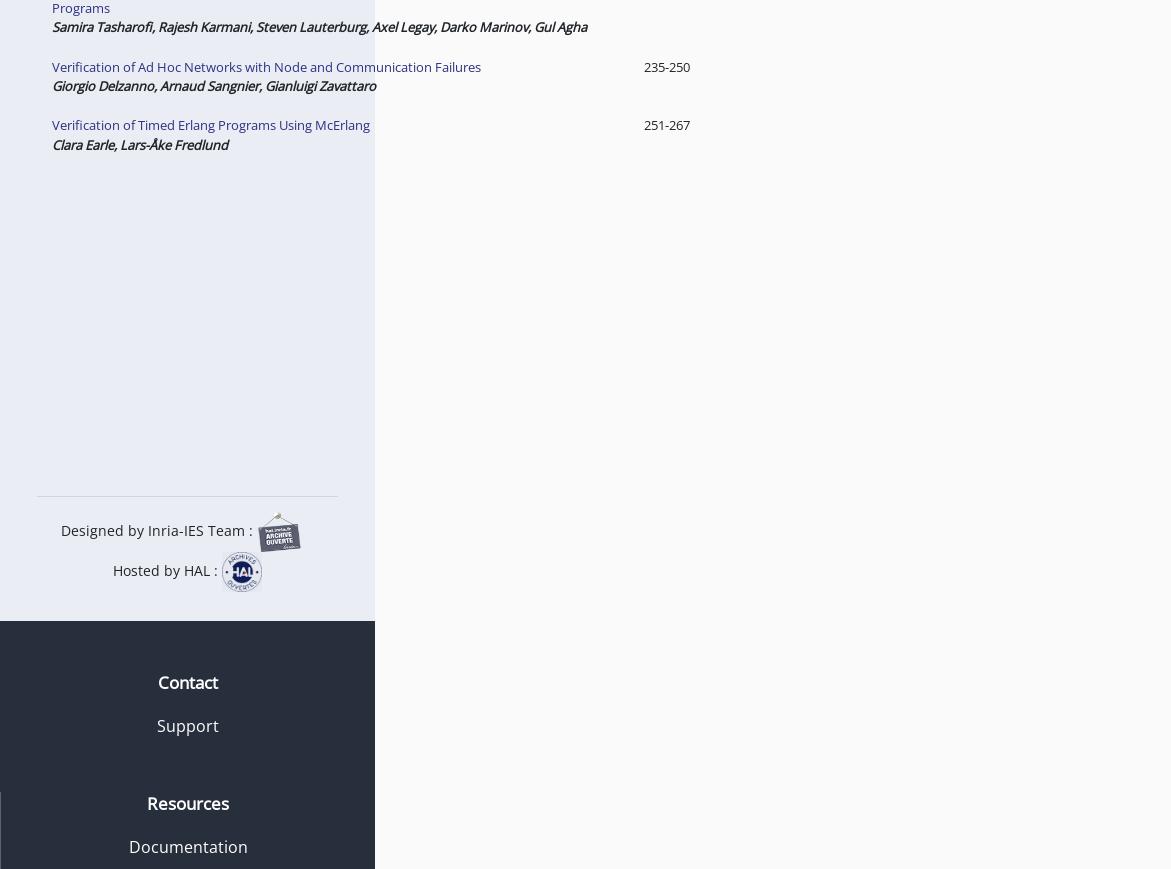 Image resolution: width=1171 pixels, height=869 pixels. What do you see at coordinates (664, 123) in the screenshot?
I see `'251-267'` at bounding box center [664, 123].